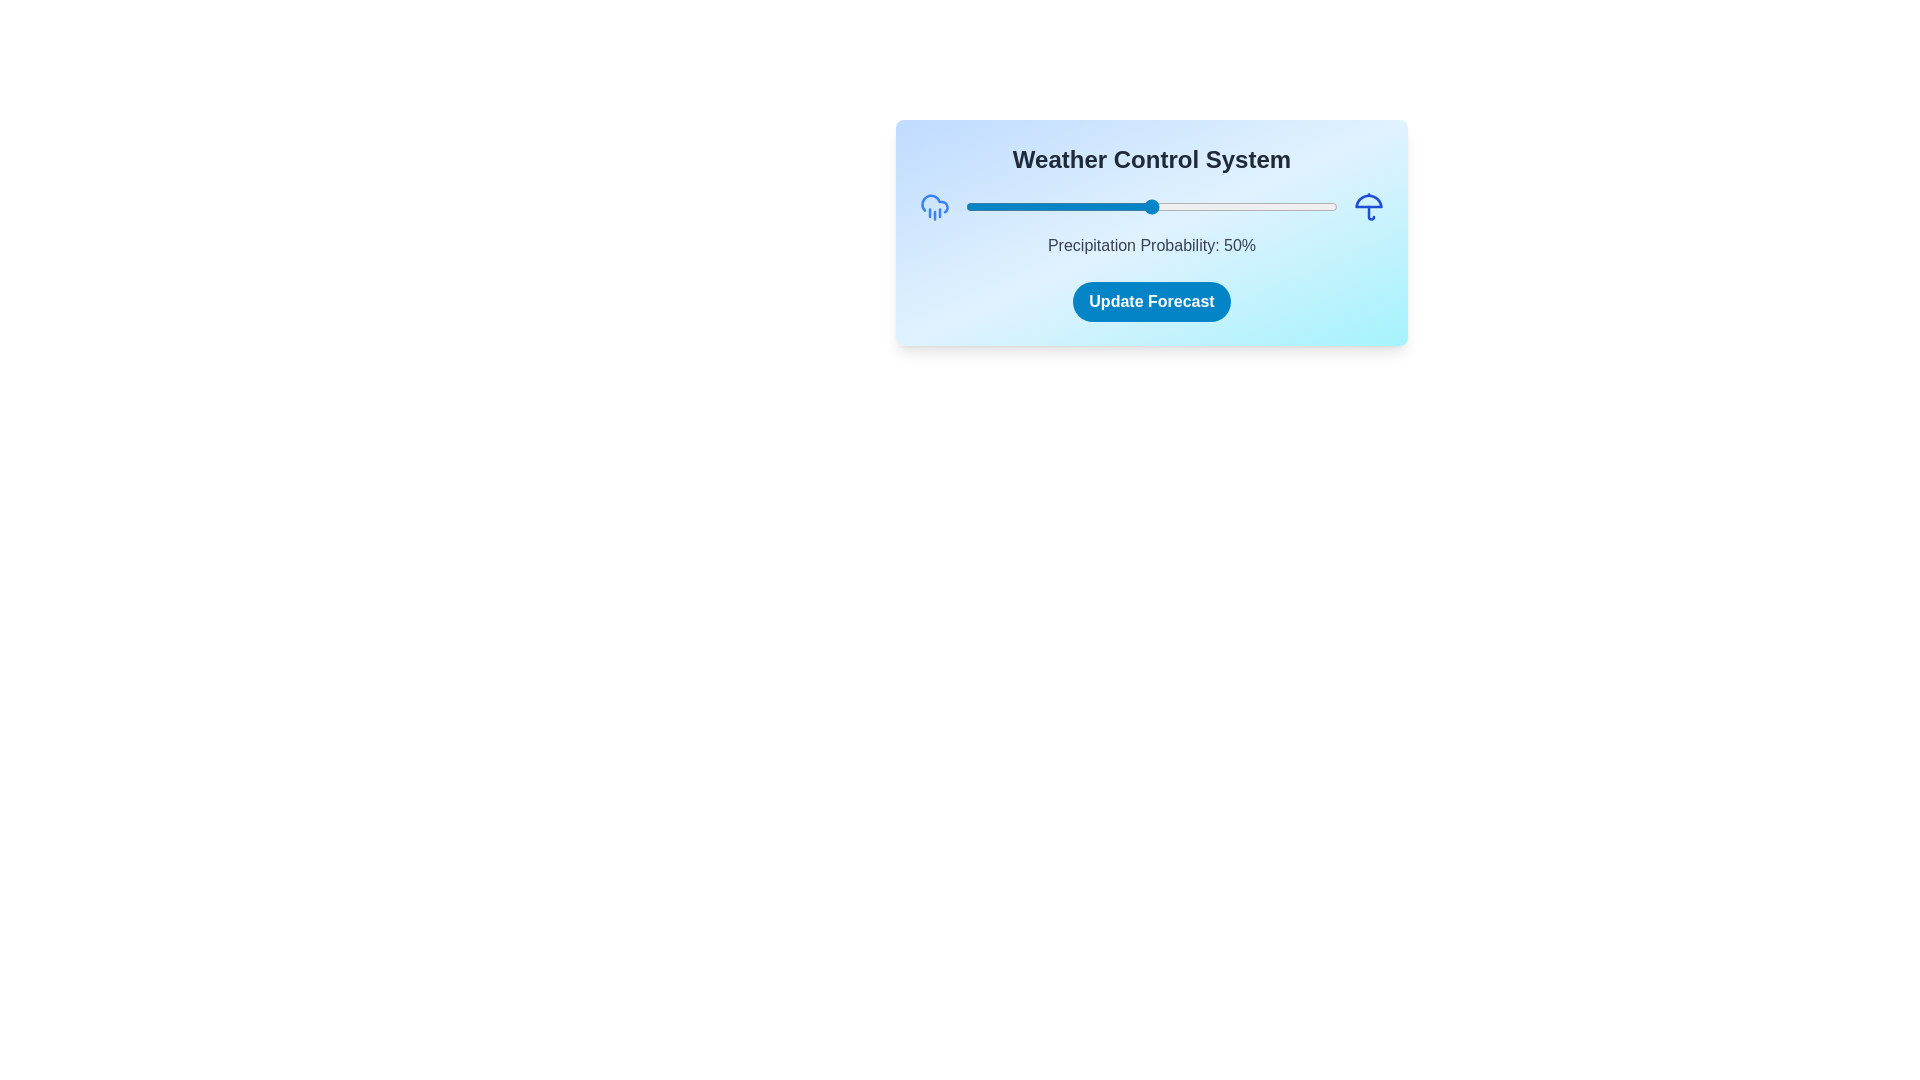  I want to click on the 'Update Forecast' button, so click(1152, 301).